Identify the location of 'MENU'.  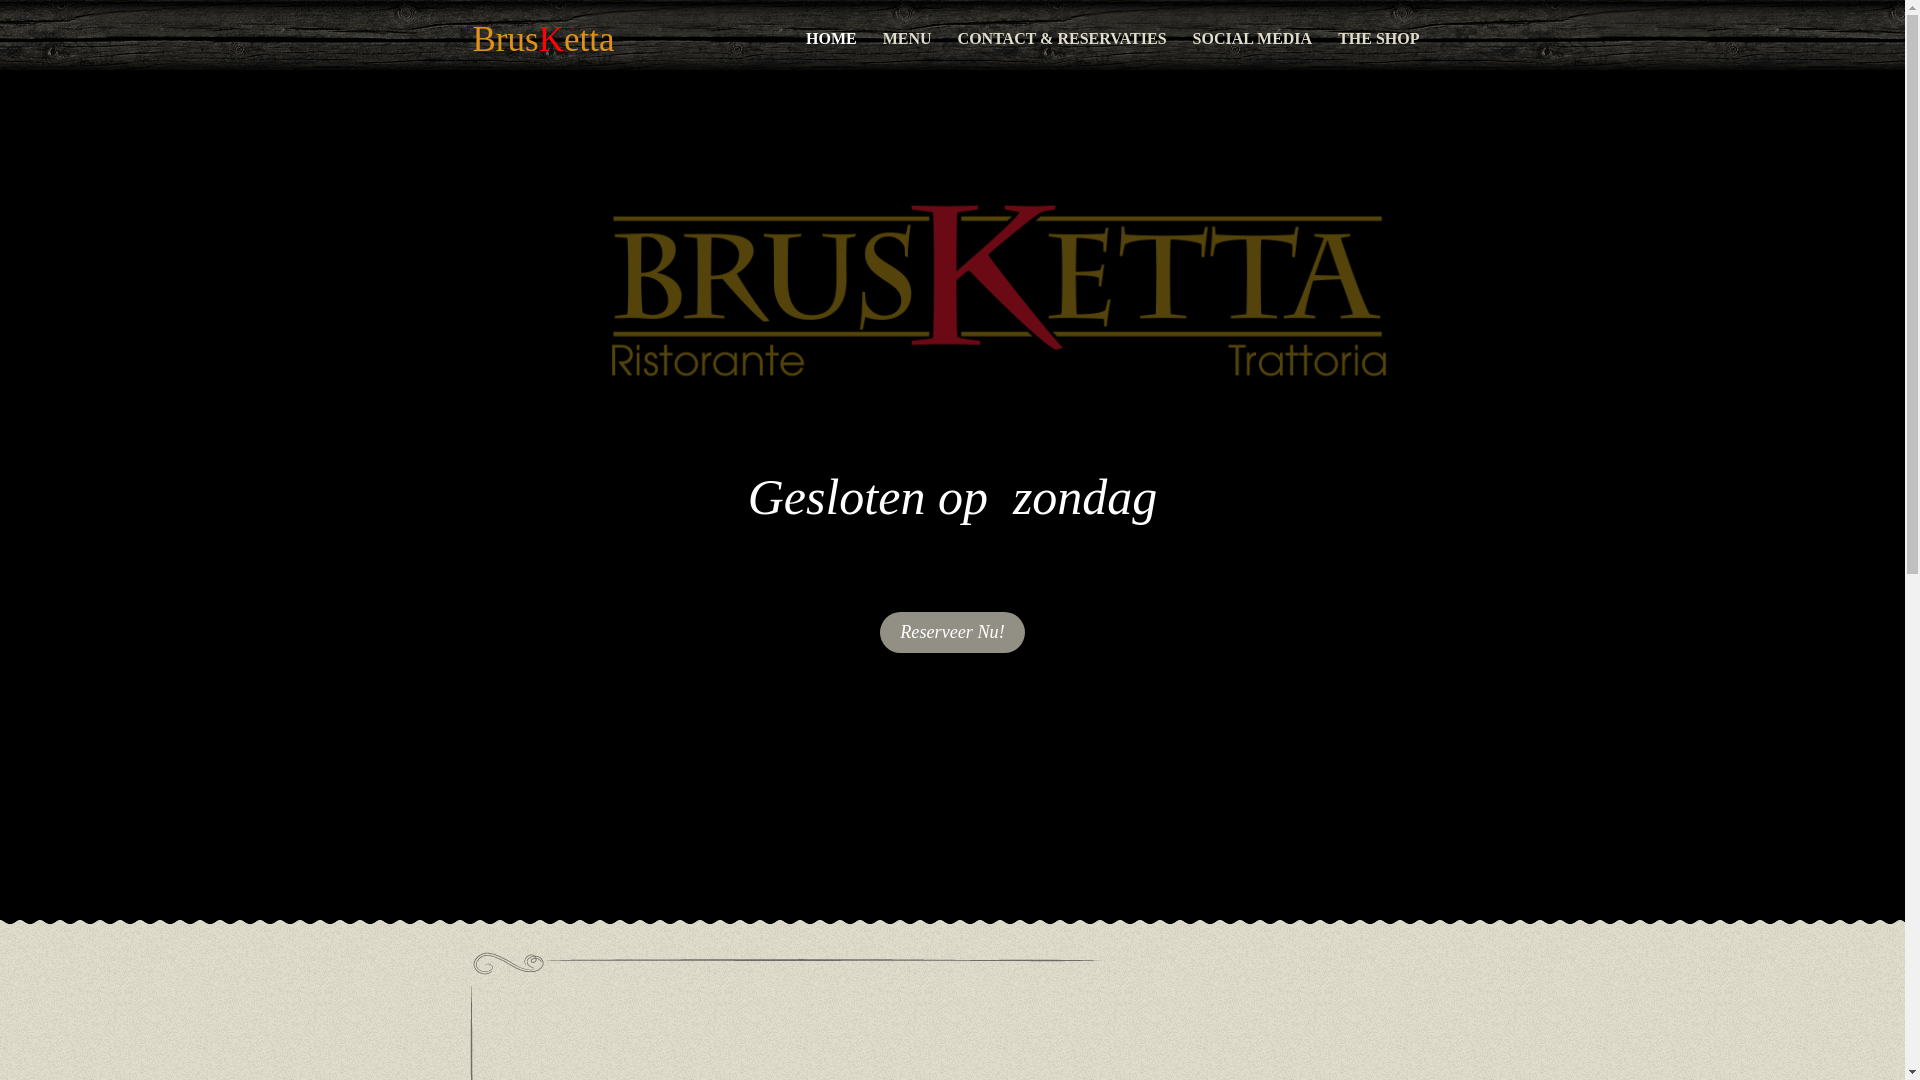
(906, 39).